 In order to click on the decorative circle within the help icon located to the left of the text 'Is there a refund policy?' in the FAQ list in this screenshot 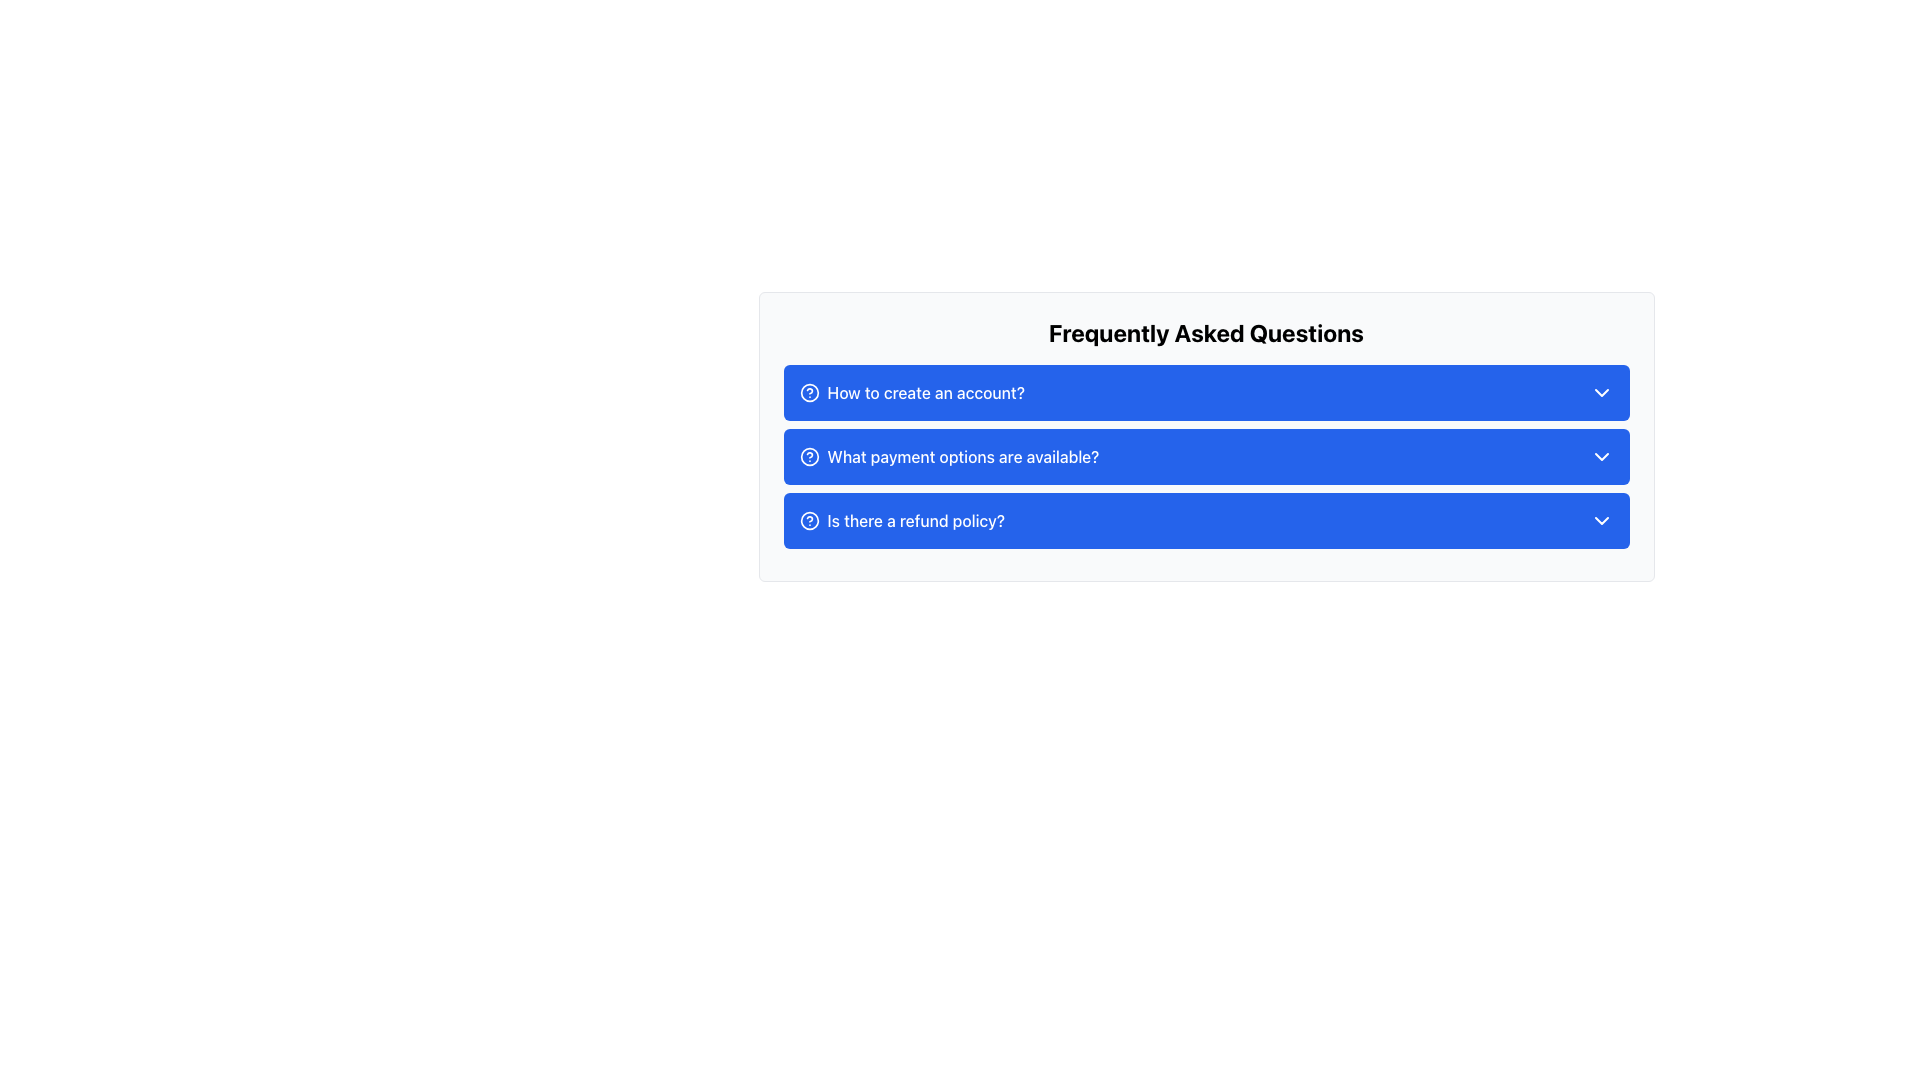, I will do `click(809, 519)`.